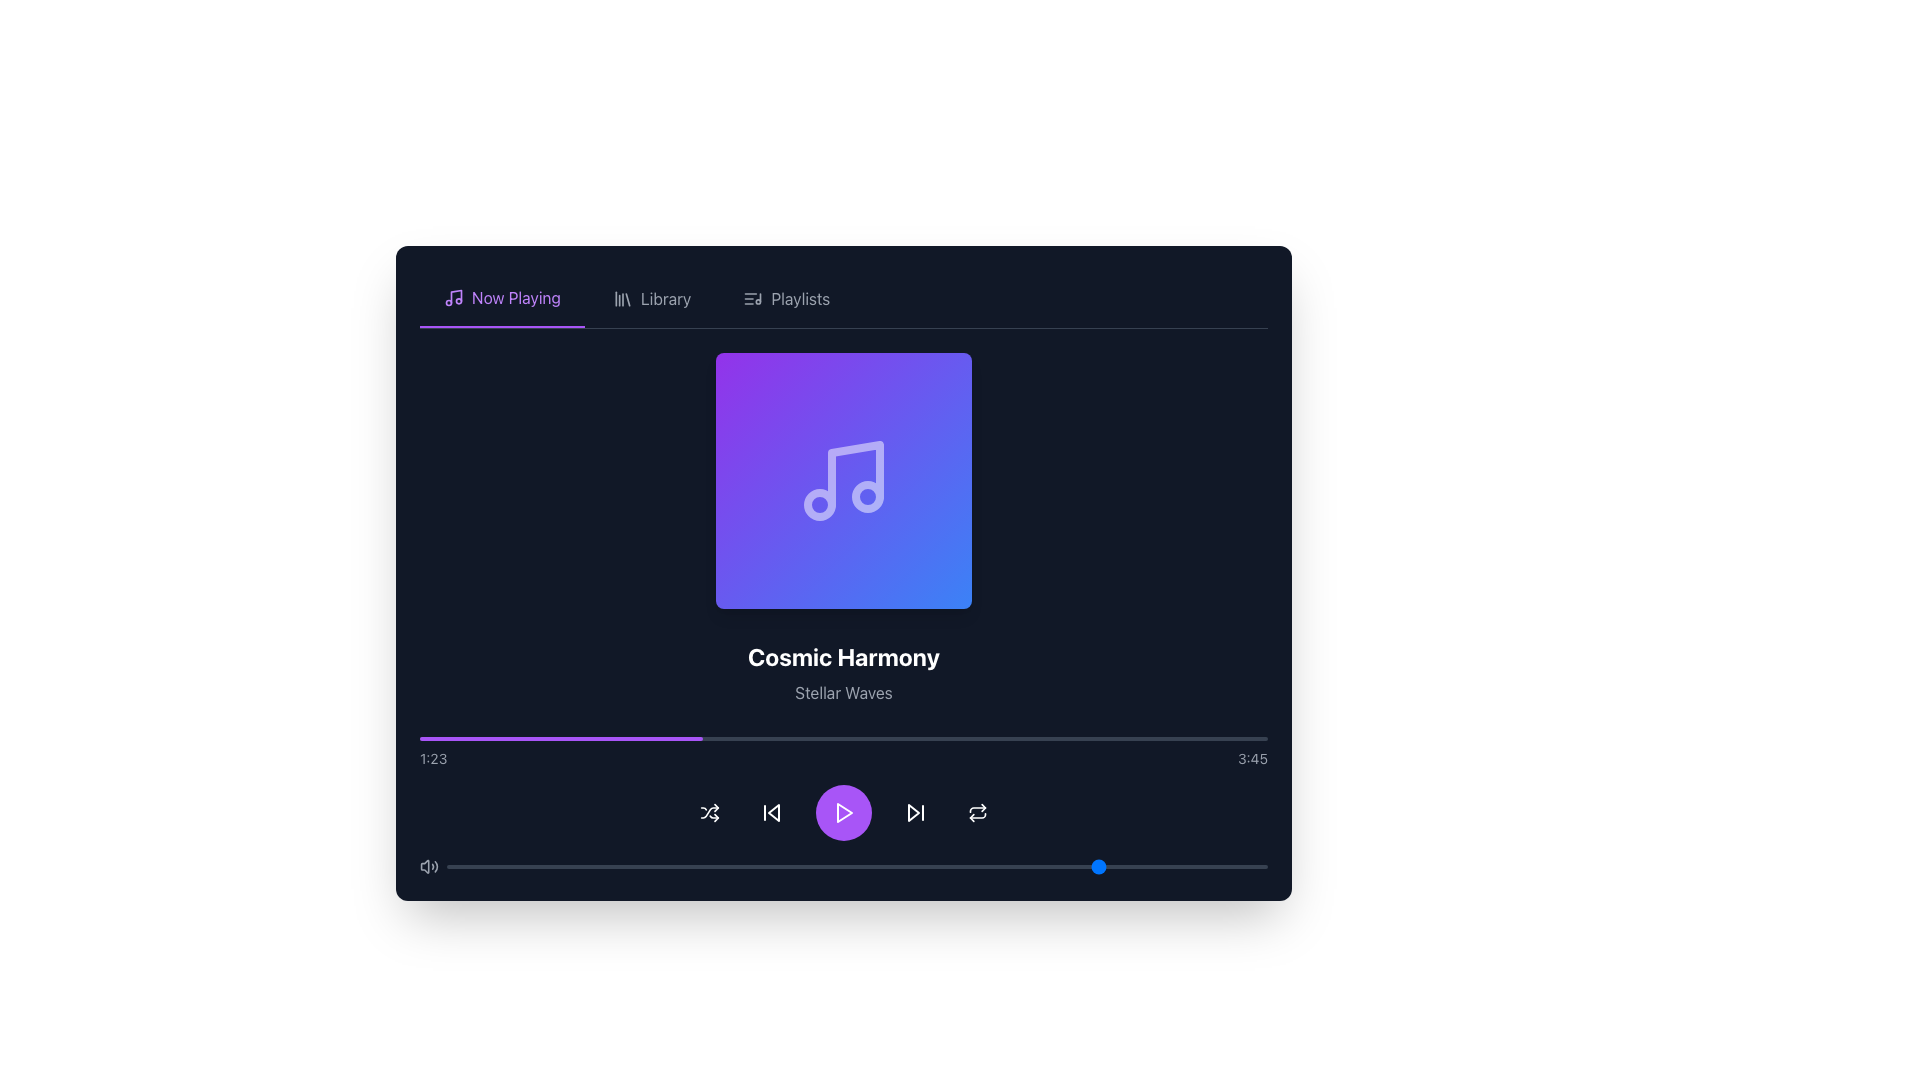 This screenshot has height=1080, width=1920. Describe the element at coordinates (432, 759) in the screenshot. I see `the text label indicating the current playback position in the audio or video timeline, located near the bottom-left corner of the interface` at that location.